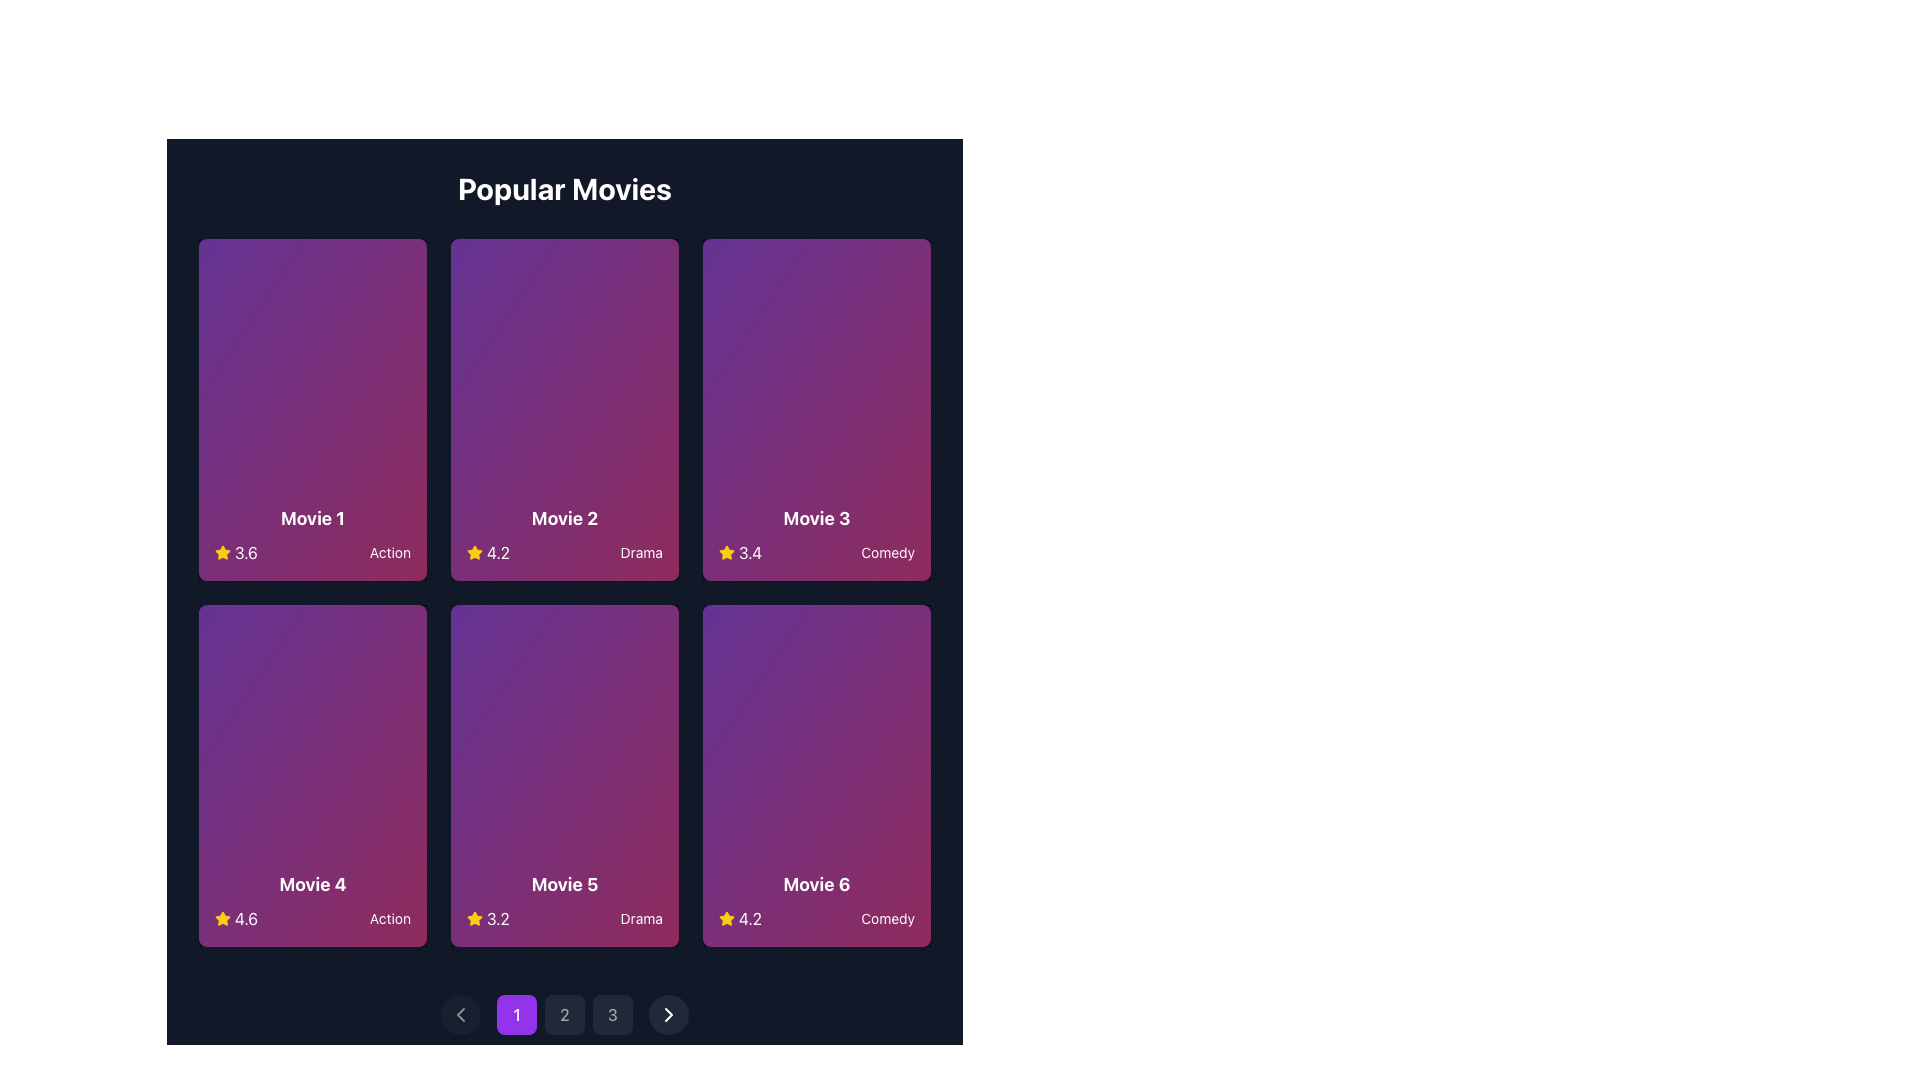 The image size is (1920, 1080). Describe the element at coordinates (390, 552) in the screenshot. I see `the genre label indicating 'Action' located at the bottom right corner of the card for 'Movie 1'` at that location.